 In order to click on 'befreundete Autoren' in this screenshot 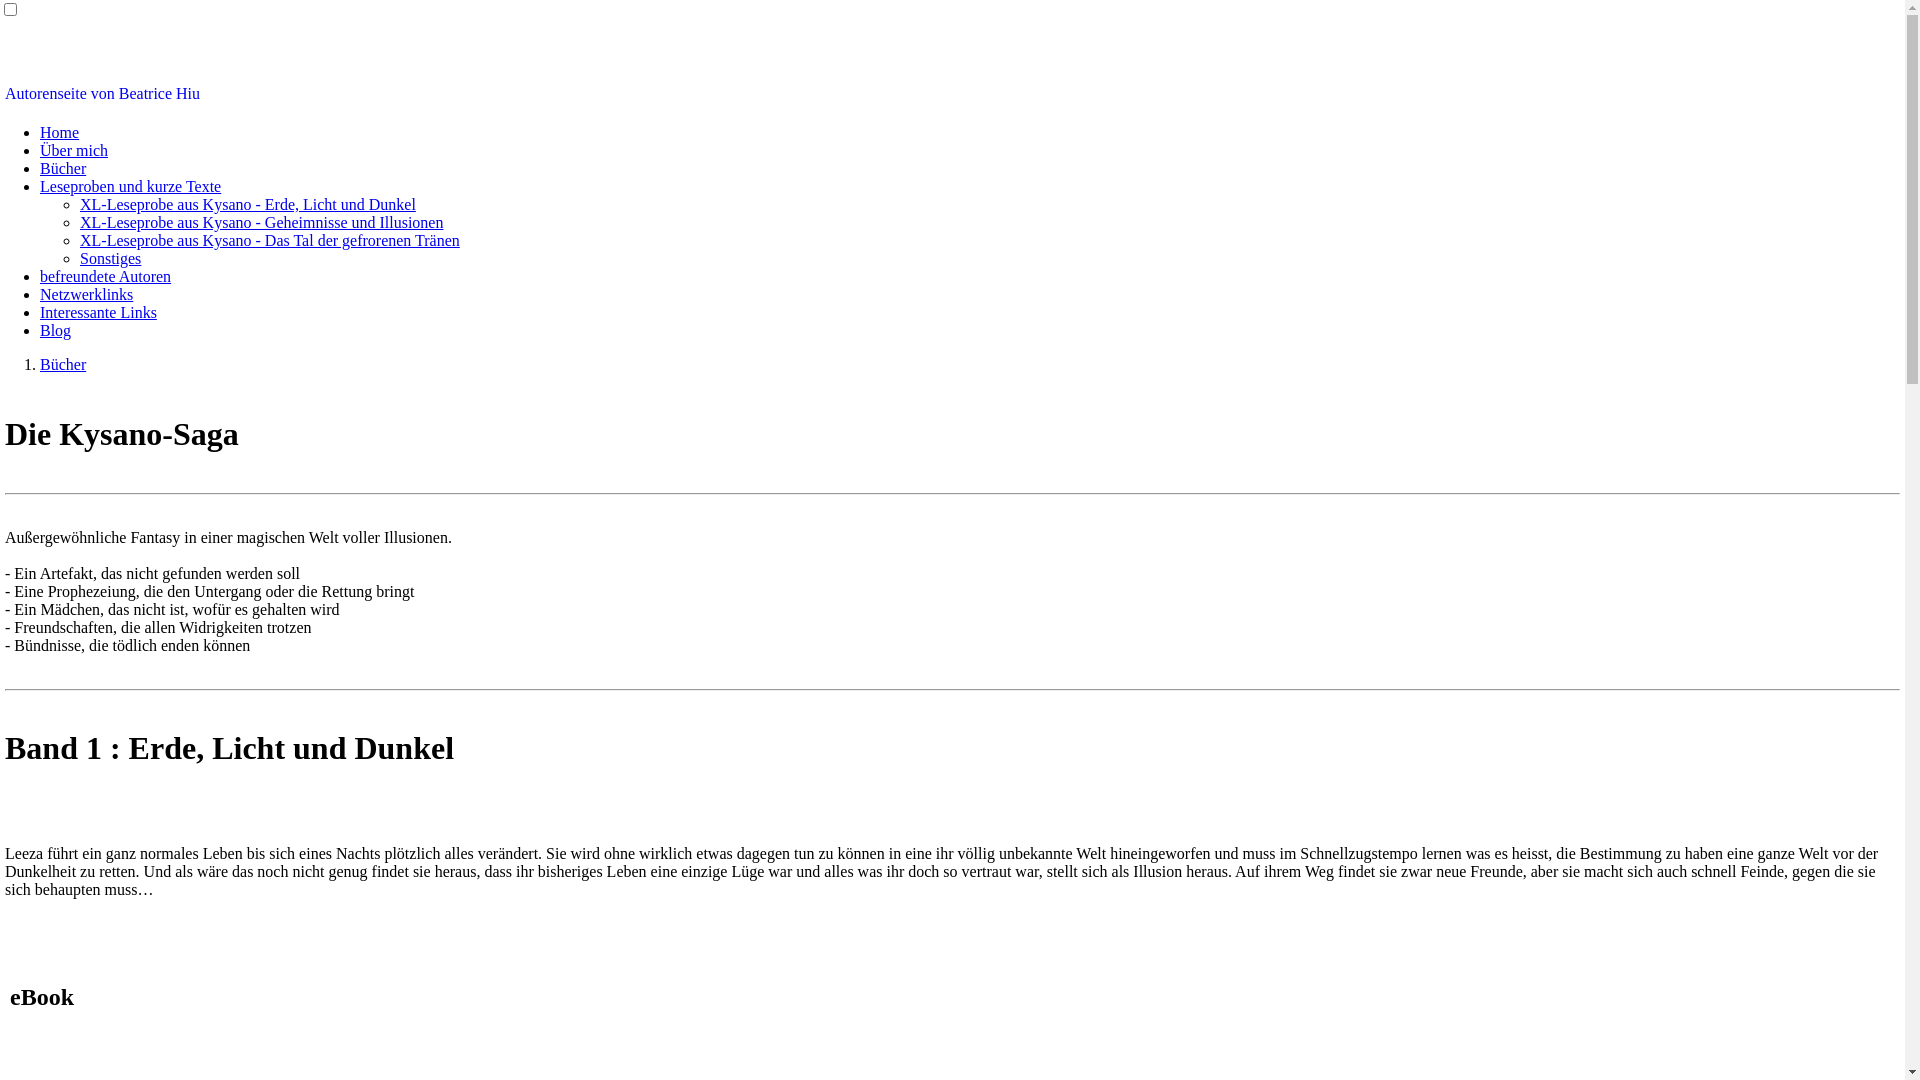, I will do `click(39, 276)`.